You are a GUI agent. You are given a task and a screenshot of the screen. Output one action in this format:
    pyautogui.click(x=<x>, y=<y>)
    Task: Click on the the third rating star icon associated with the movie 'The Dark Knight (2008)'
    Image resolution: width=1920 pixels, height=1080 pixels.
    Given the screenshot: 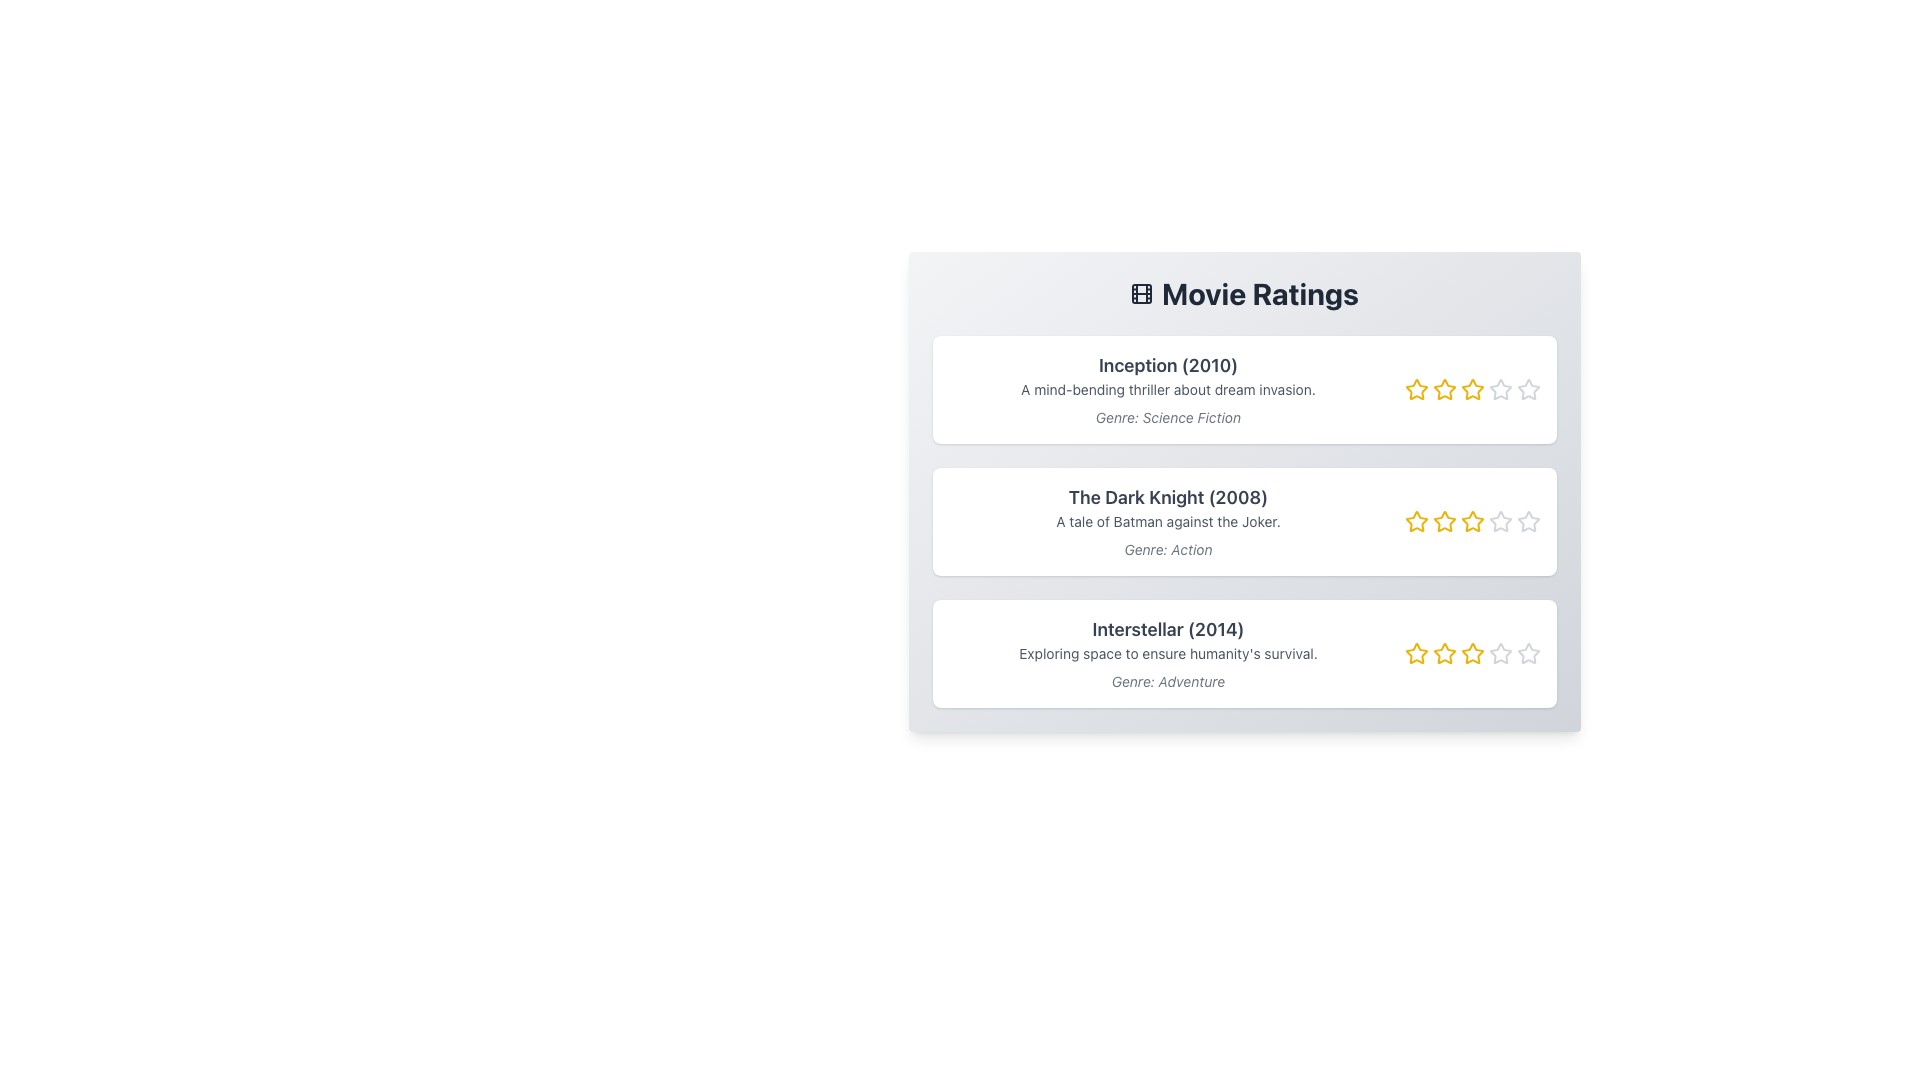 What is the action you would take?
    pyautogui.click(x=1472, y=520)
    